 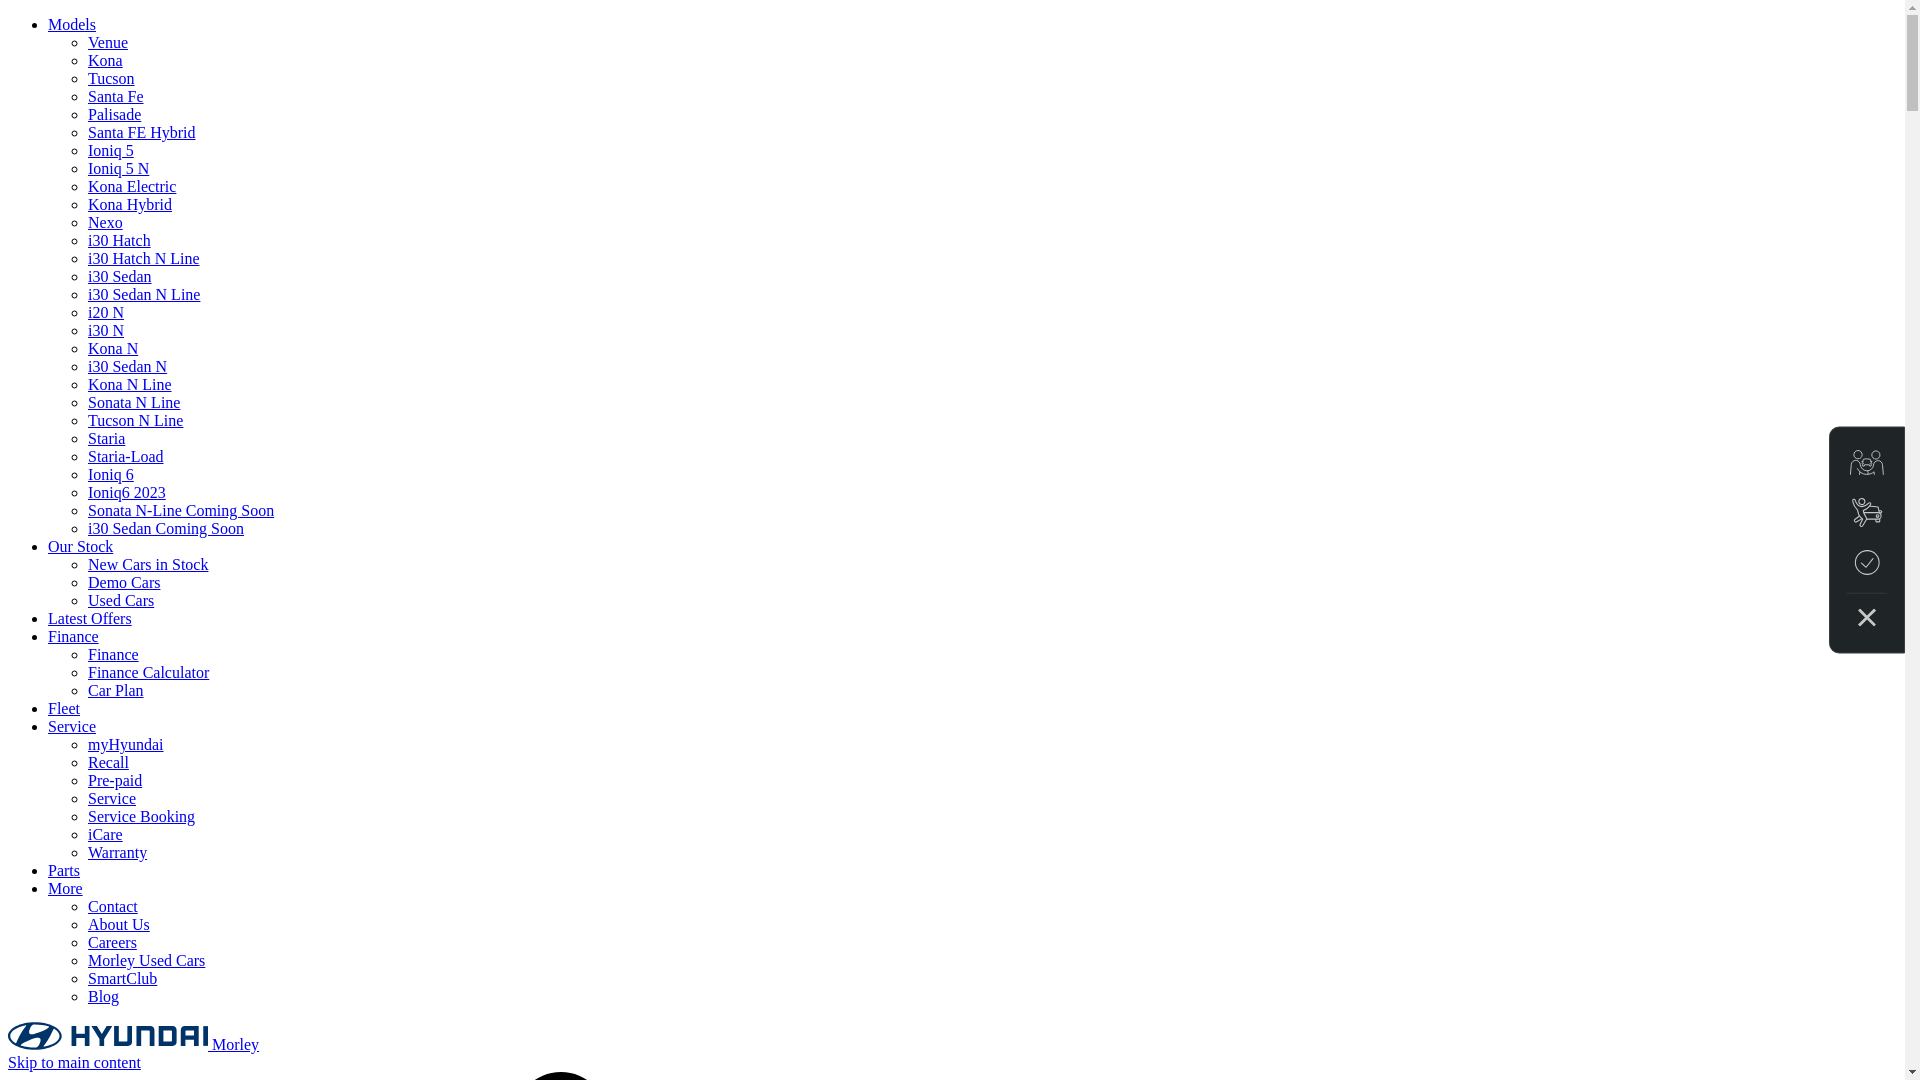 I want to click on 'Santa FE Hybrid', so click(x=141, y=132).